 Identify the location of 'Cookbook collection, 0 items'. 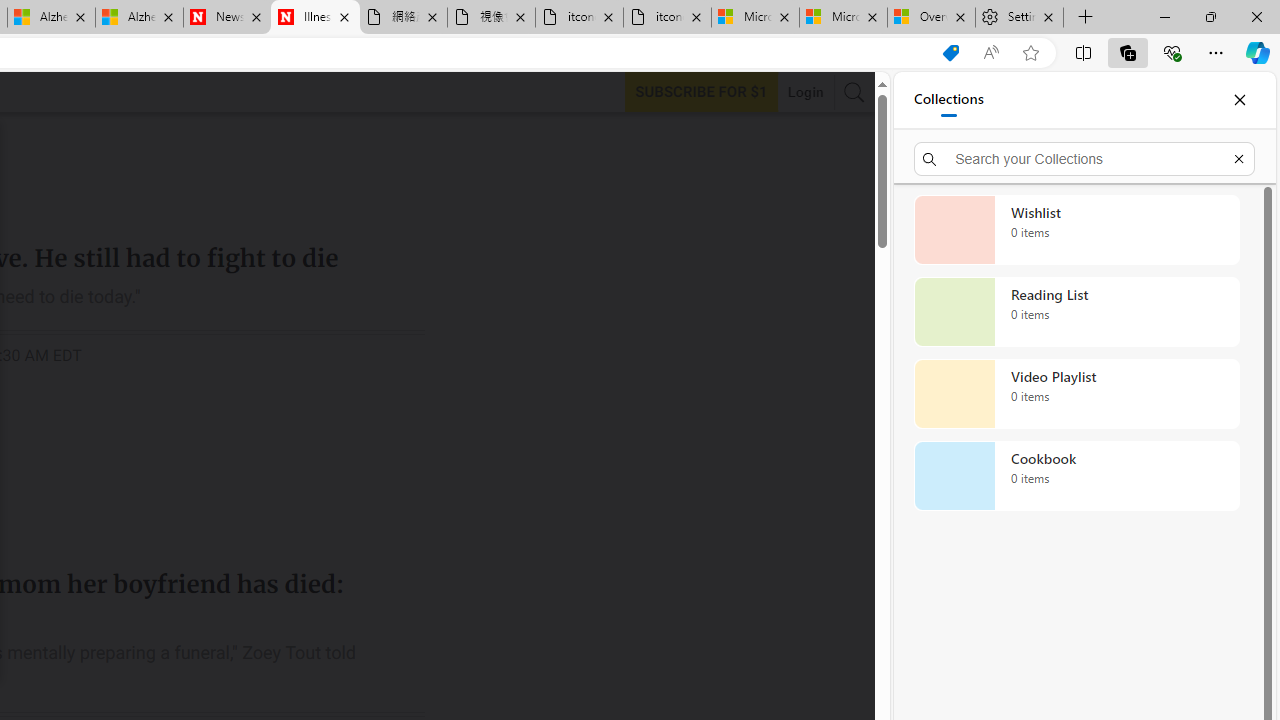
(1076, 475).